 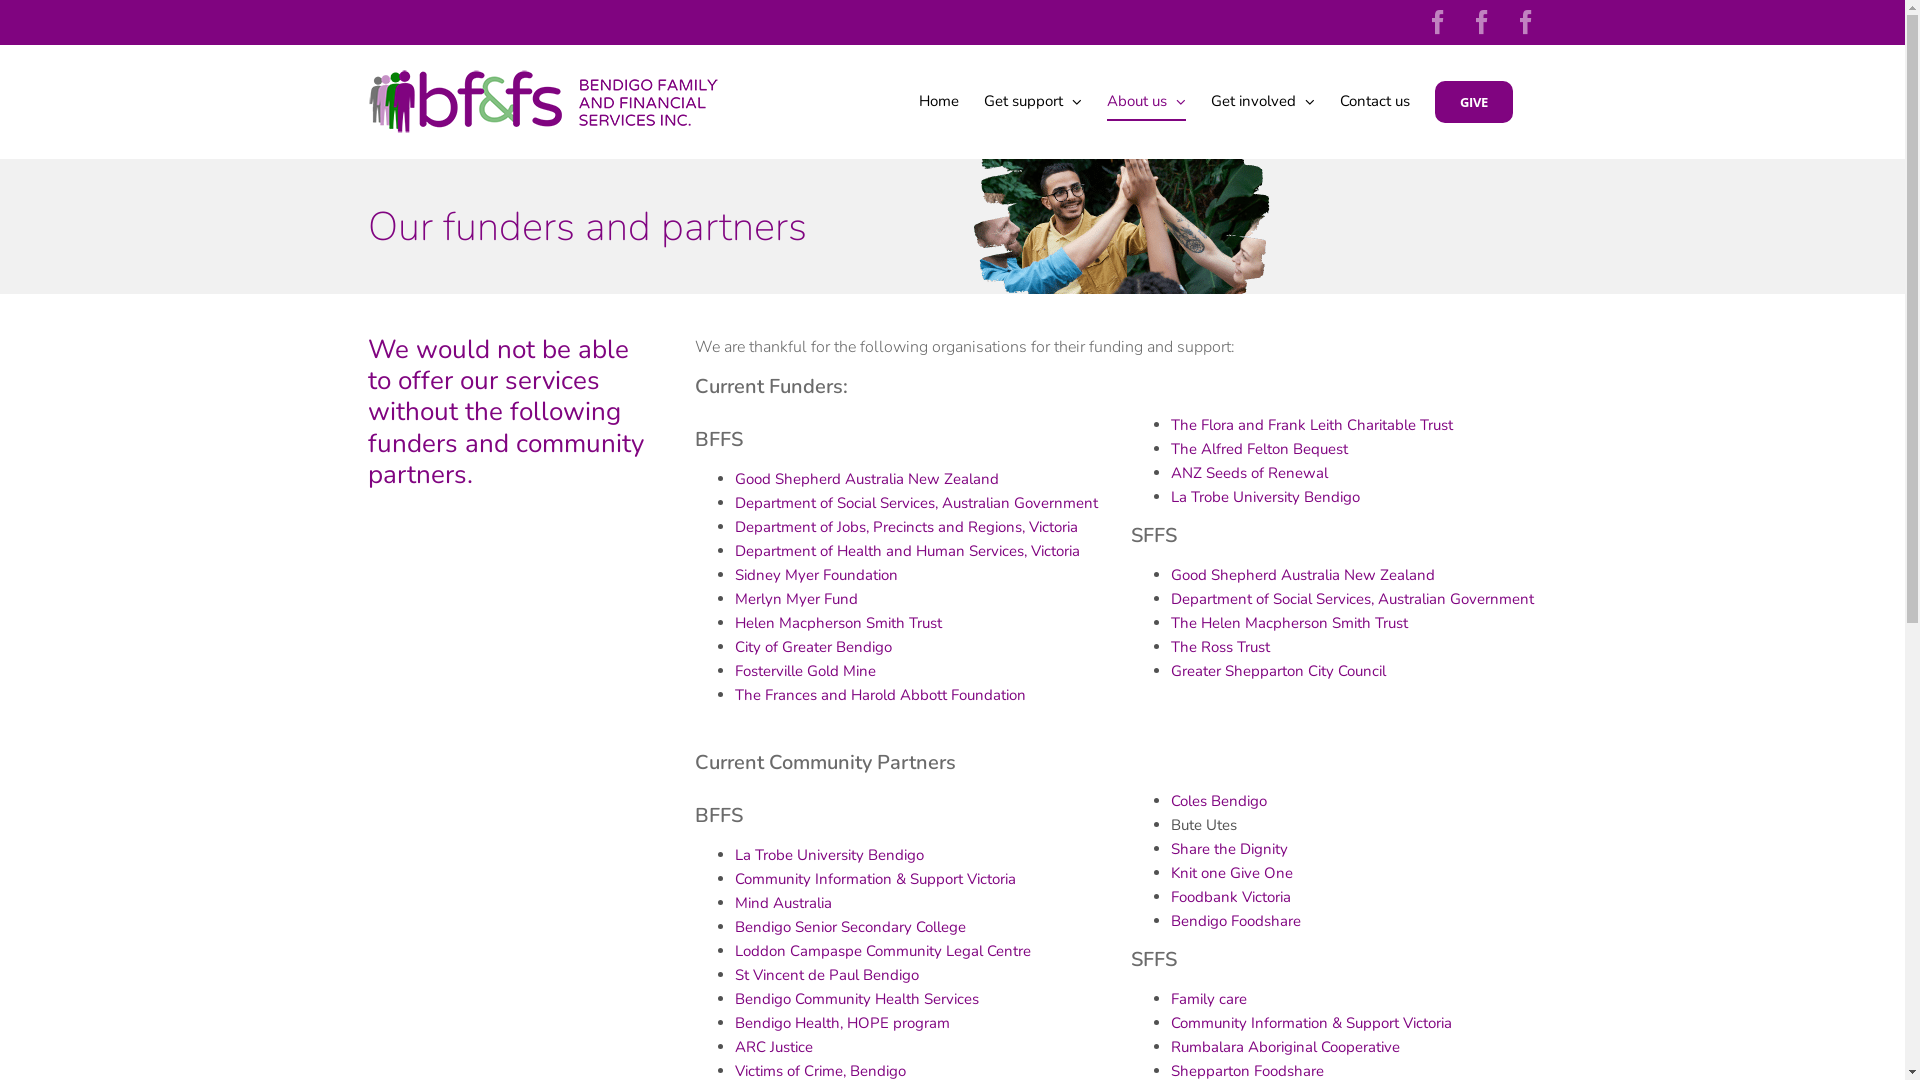 I want to click on 'The Alfred Felton Bequest', so click(x=1171, y=447).